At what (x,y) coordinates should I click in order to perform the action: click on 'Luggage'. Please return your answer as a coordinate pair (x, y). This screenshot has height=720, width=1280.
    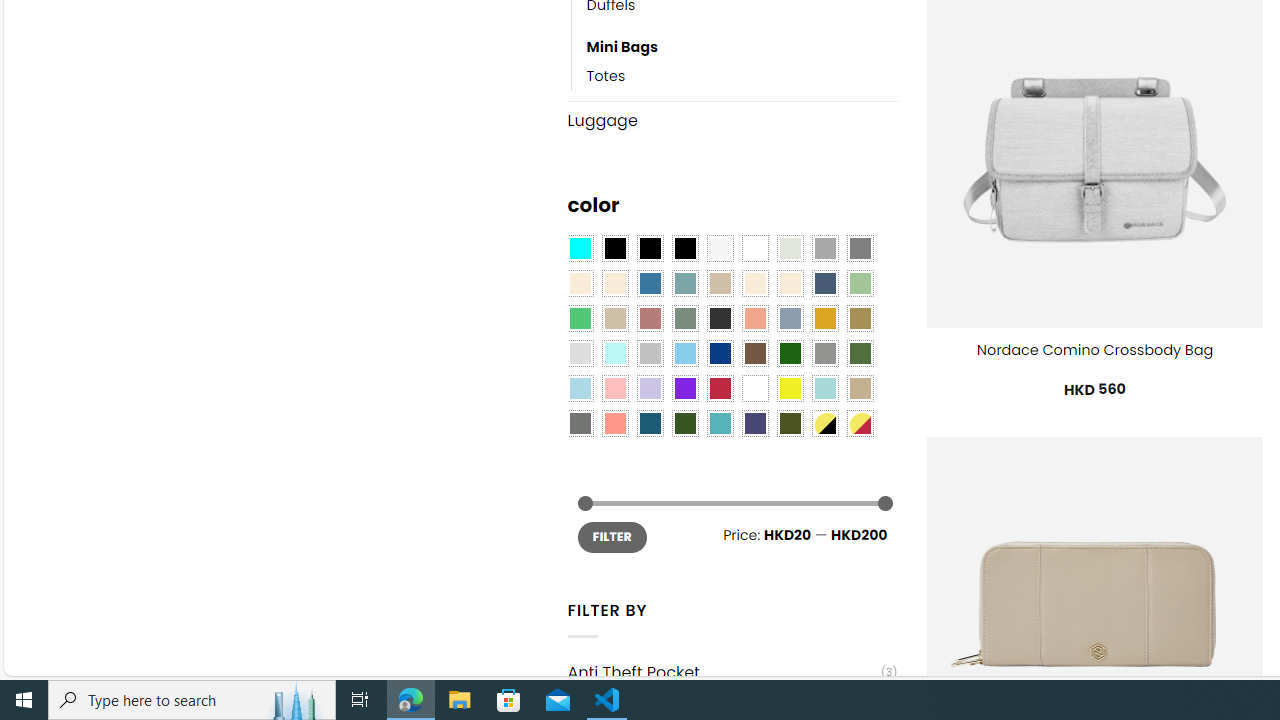
    Looking at the image, I should click on (731, 120).